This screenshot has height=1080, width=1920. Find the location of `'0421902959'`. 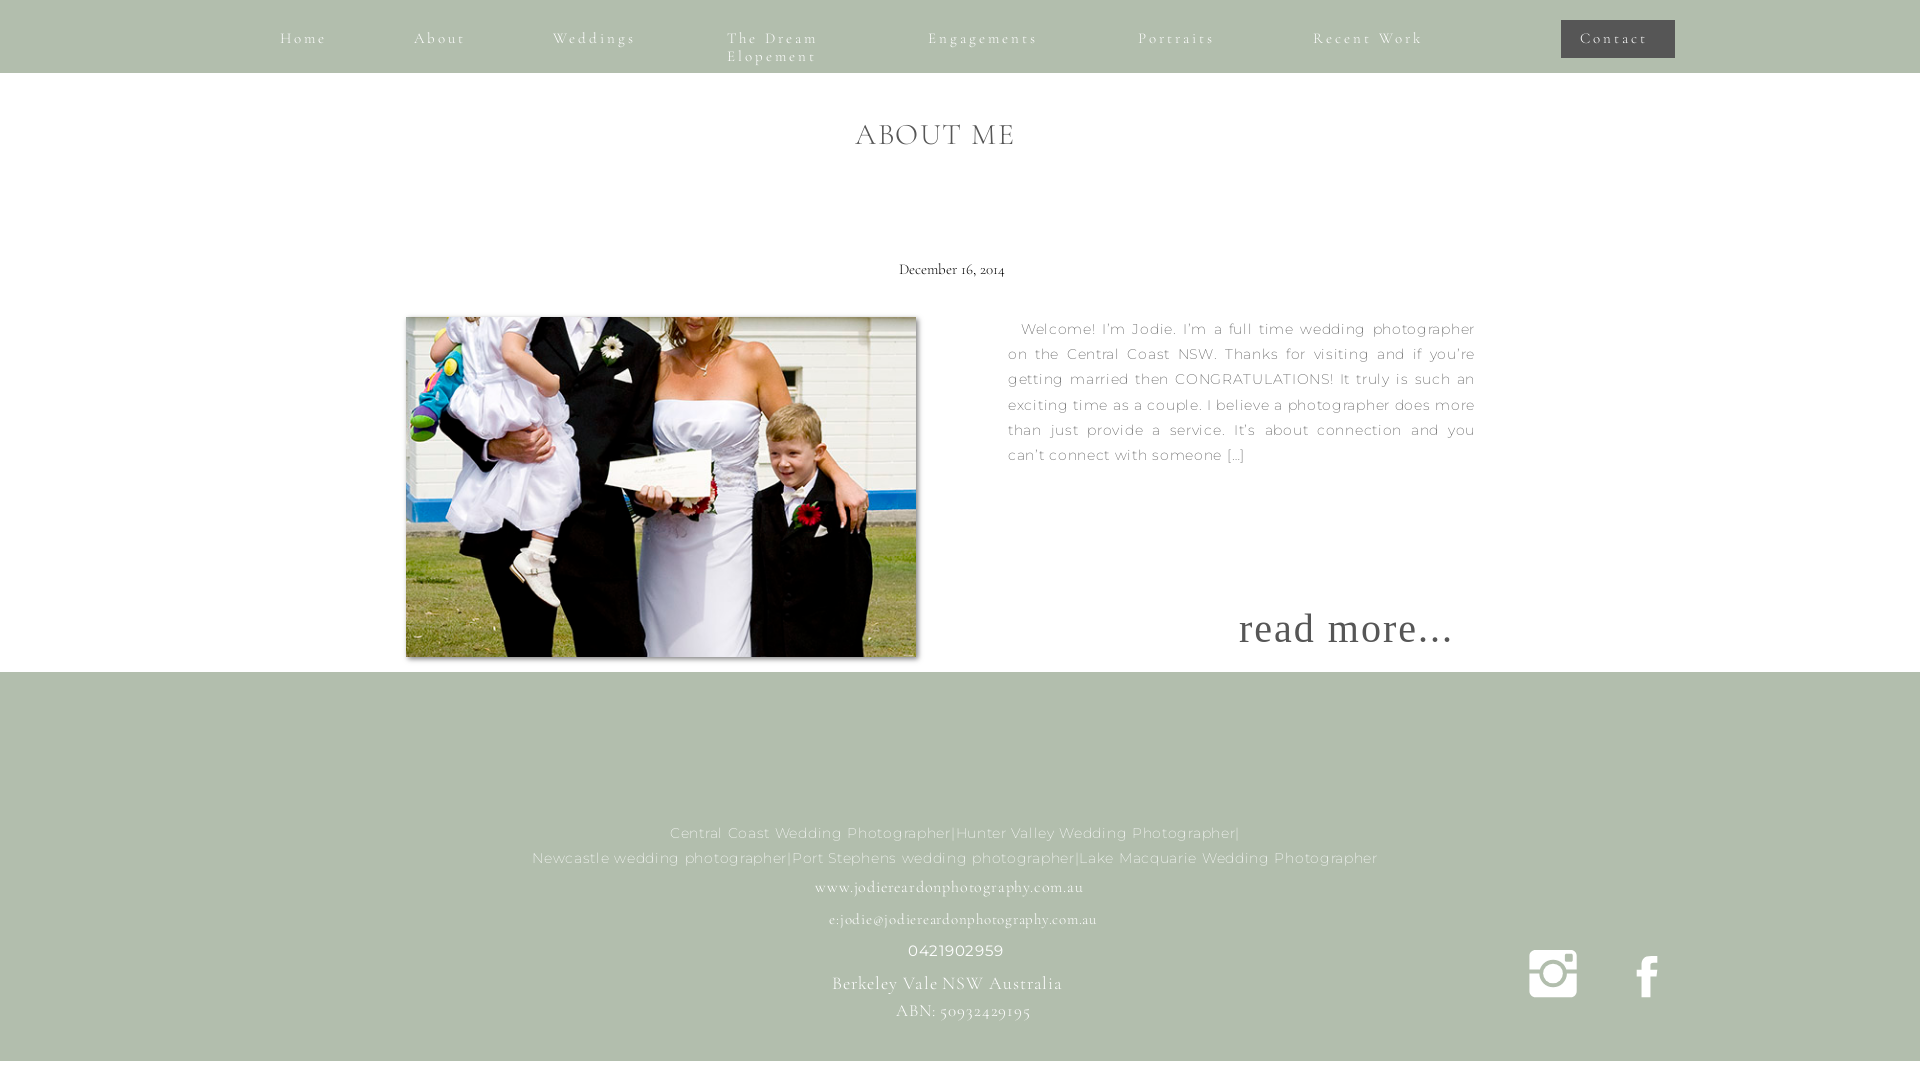

'0421902959' is located at coordinates (954, 945).